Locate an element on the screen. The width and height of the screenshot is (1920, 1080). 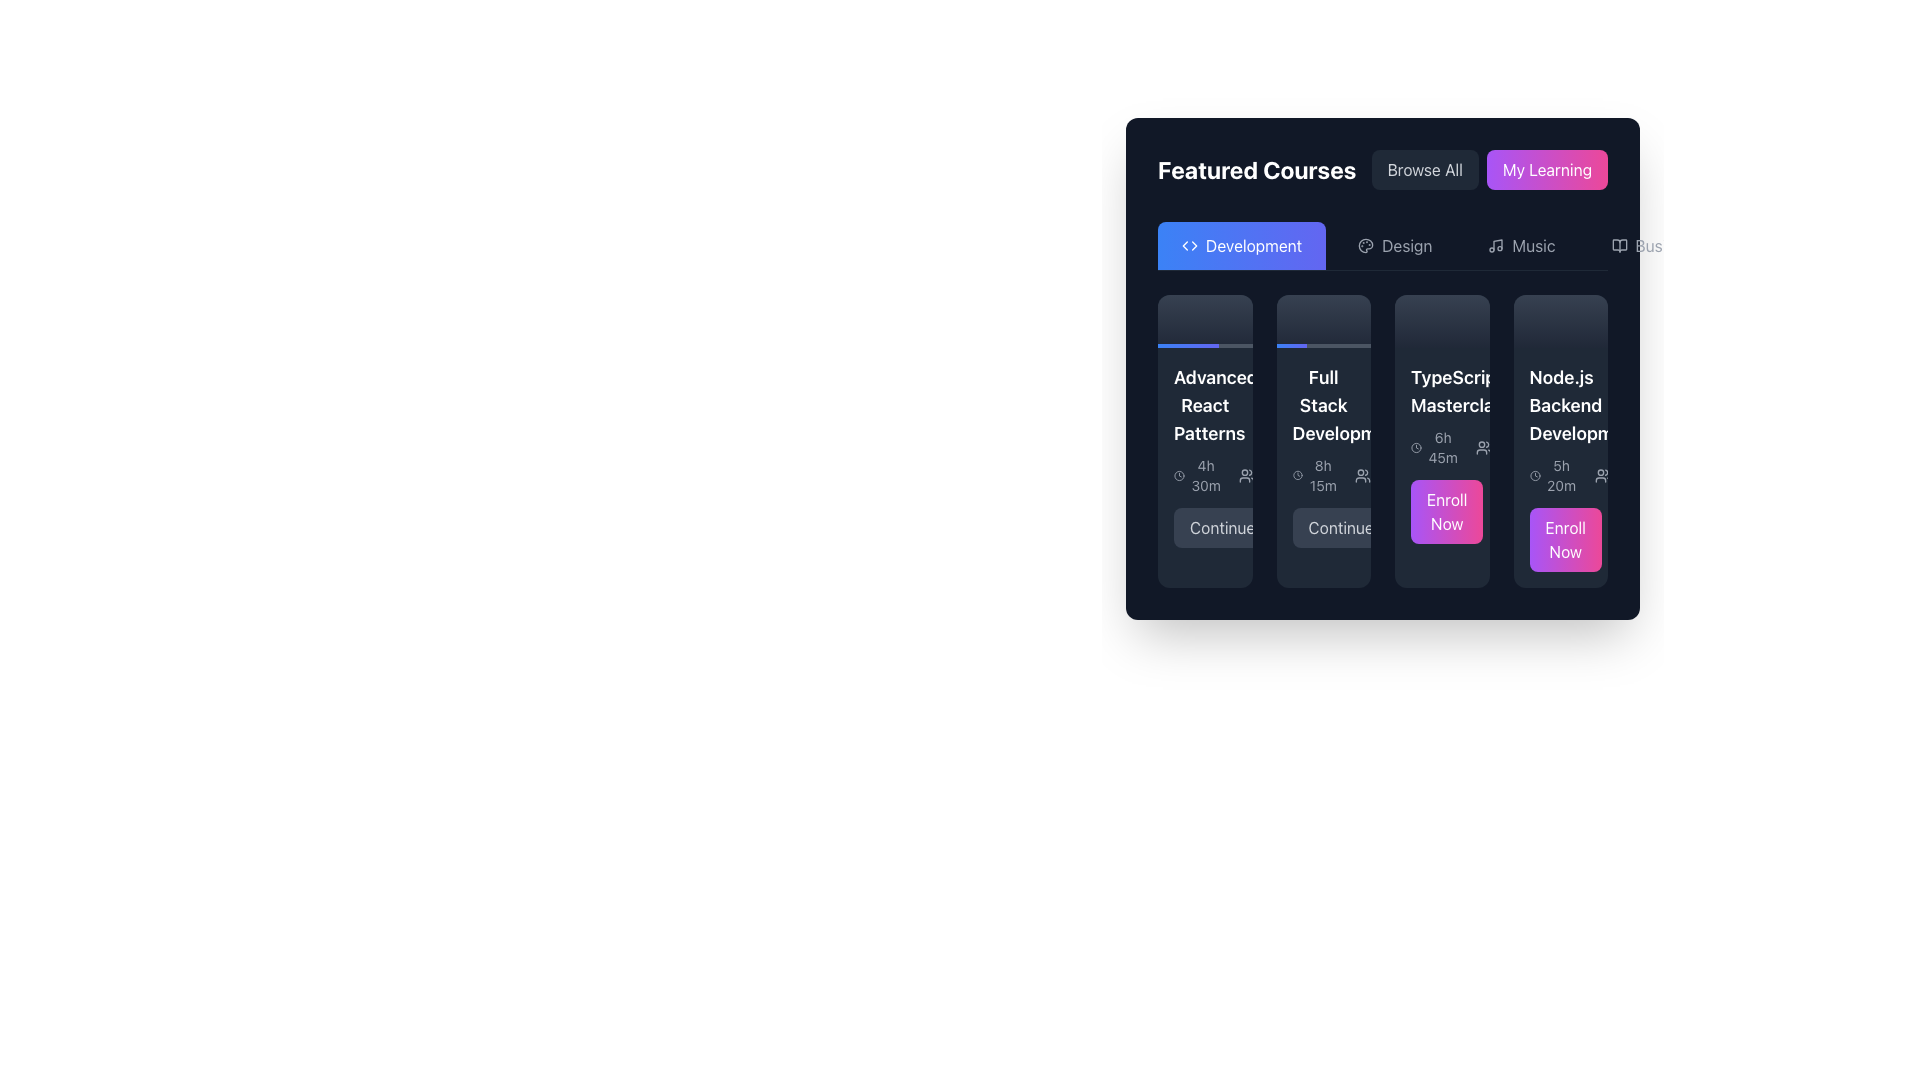
the 'Enroll Now' button, which is a rectangular gradient button transitioning from purple to pink with white text, to observe its hover effect is located at coordinates (1564, 540).